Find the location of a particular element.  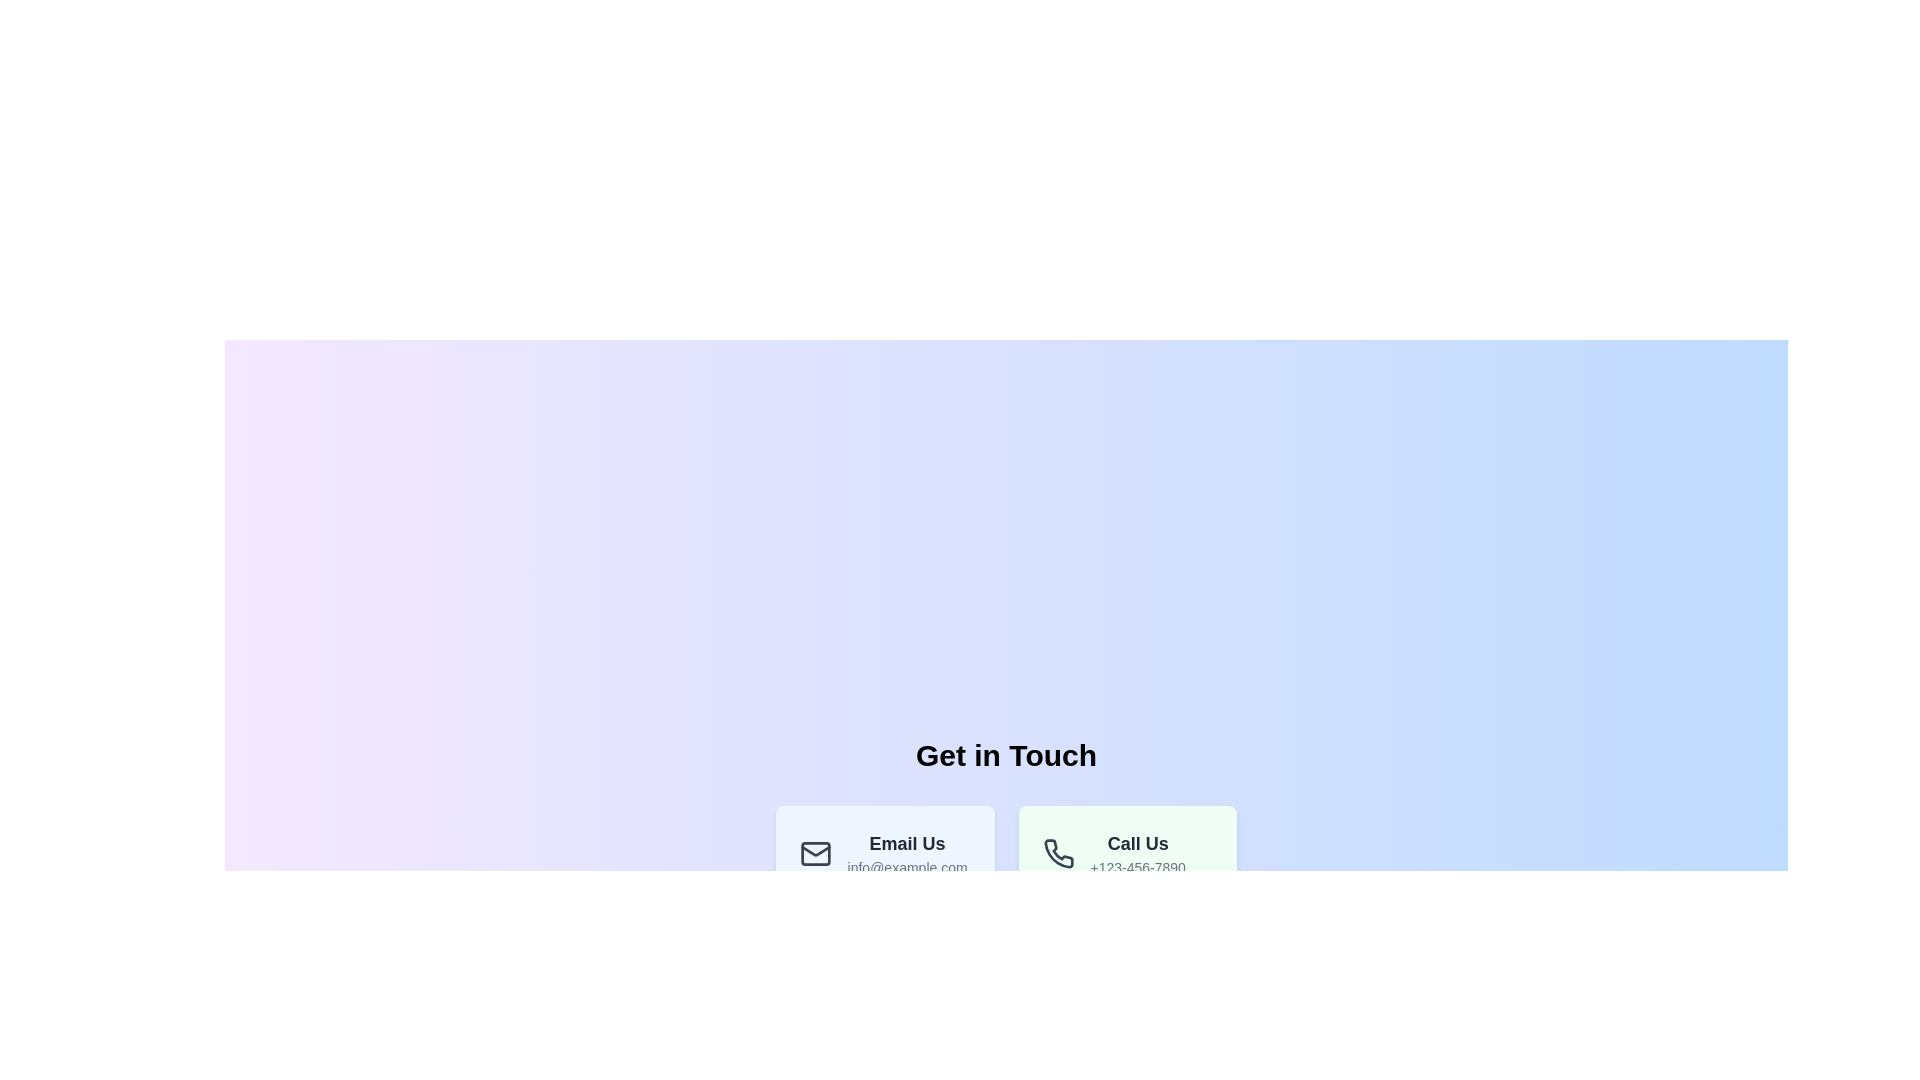

the envelope icon representing the traditional mail symbol located in the lower left quadrant of the interface, beside the 'Call Us' section is located at coordinates (815, 851).